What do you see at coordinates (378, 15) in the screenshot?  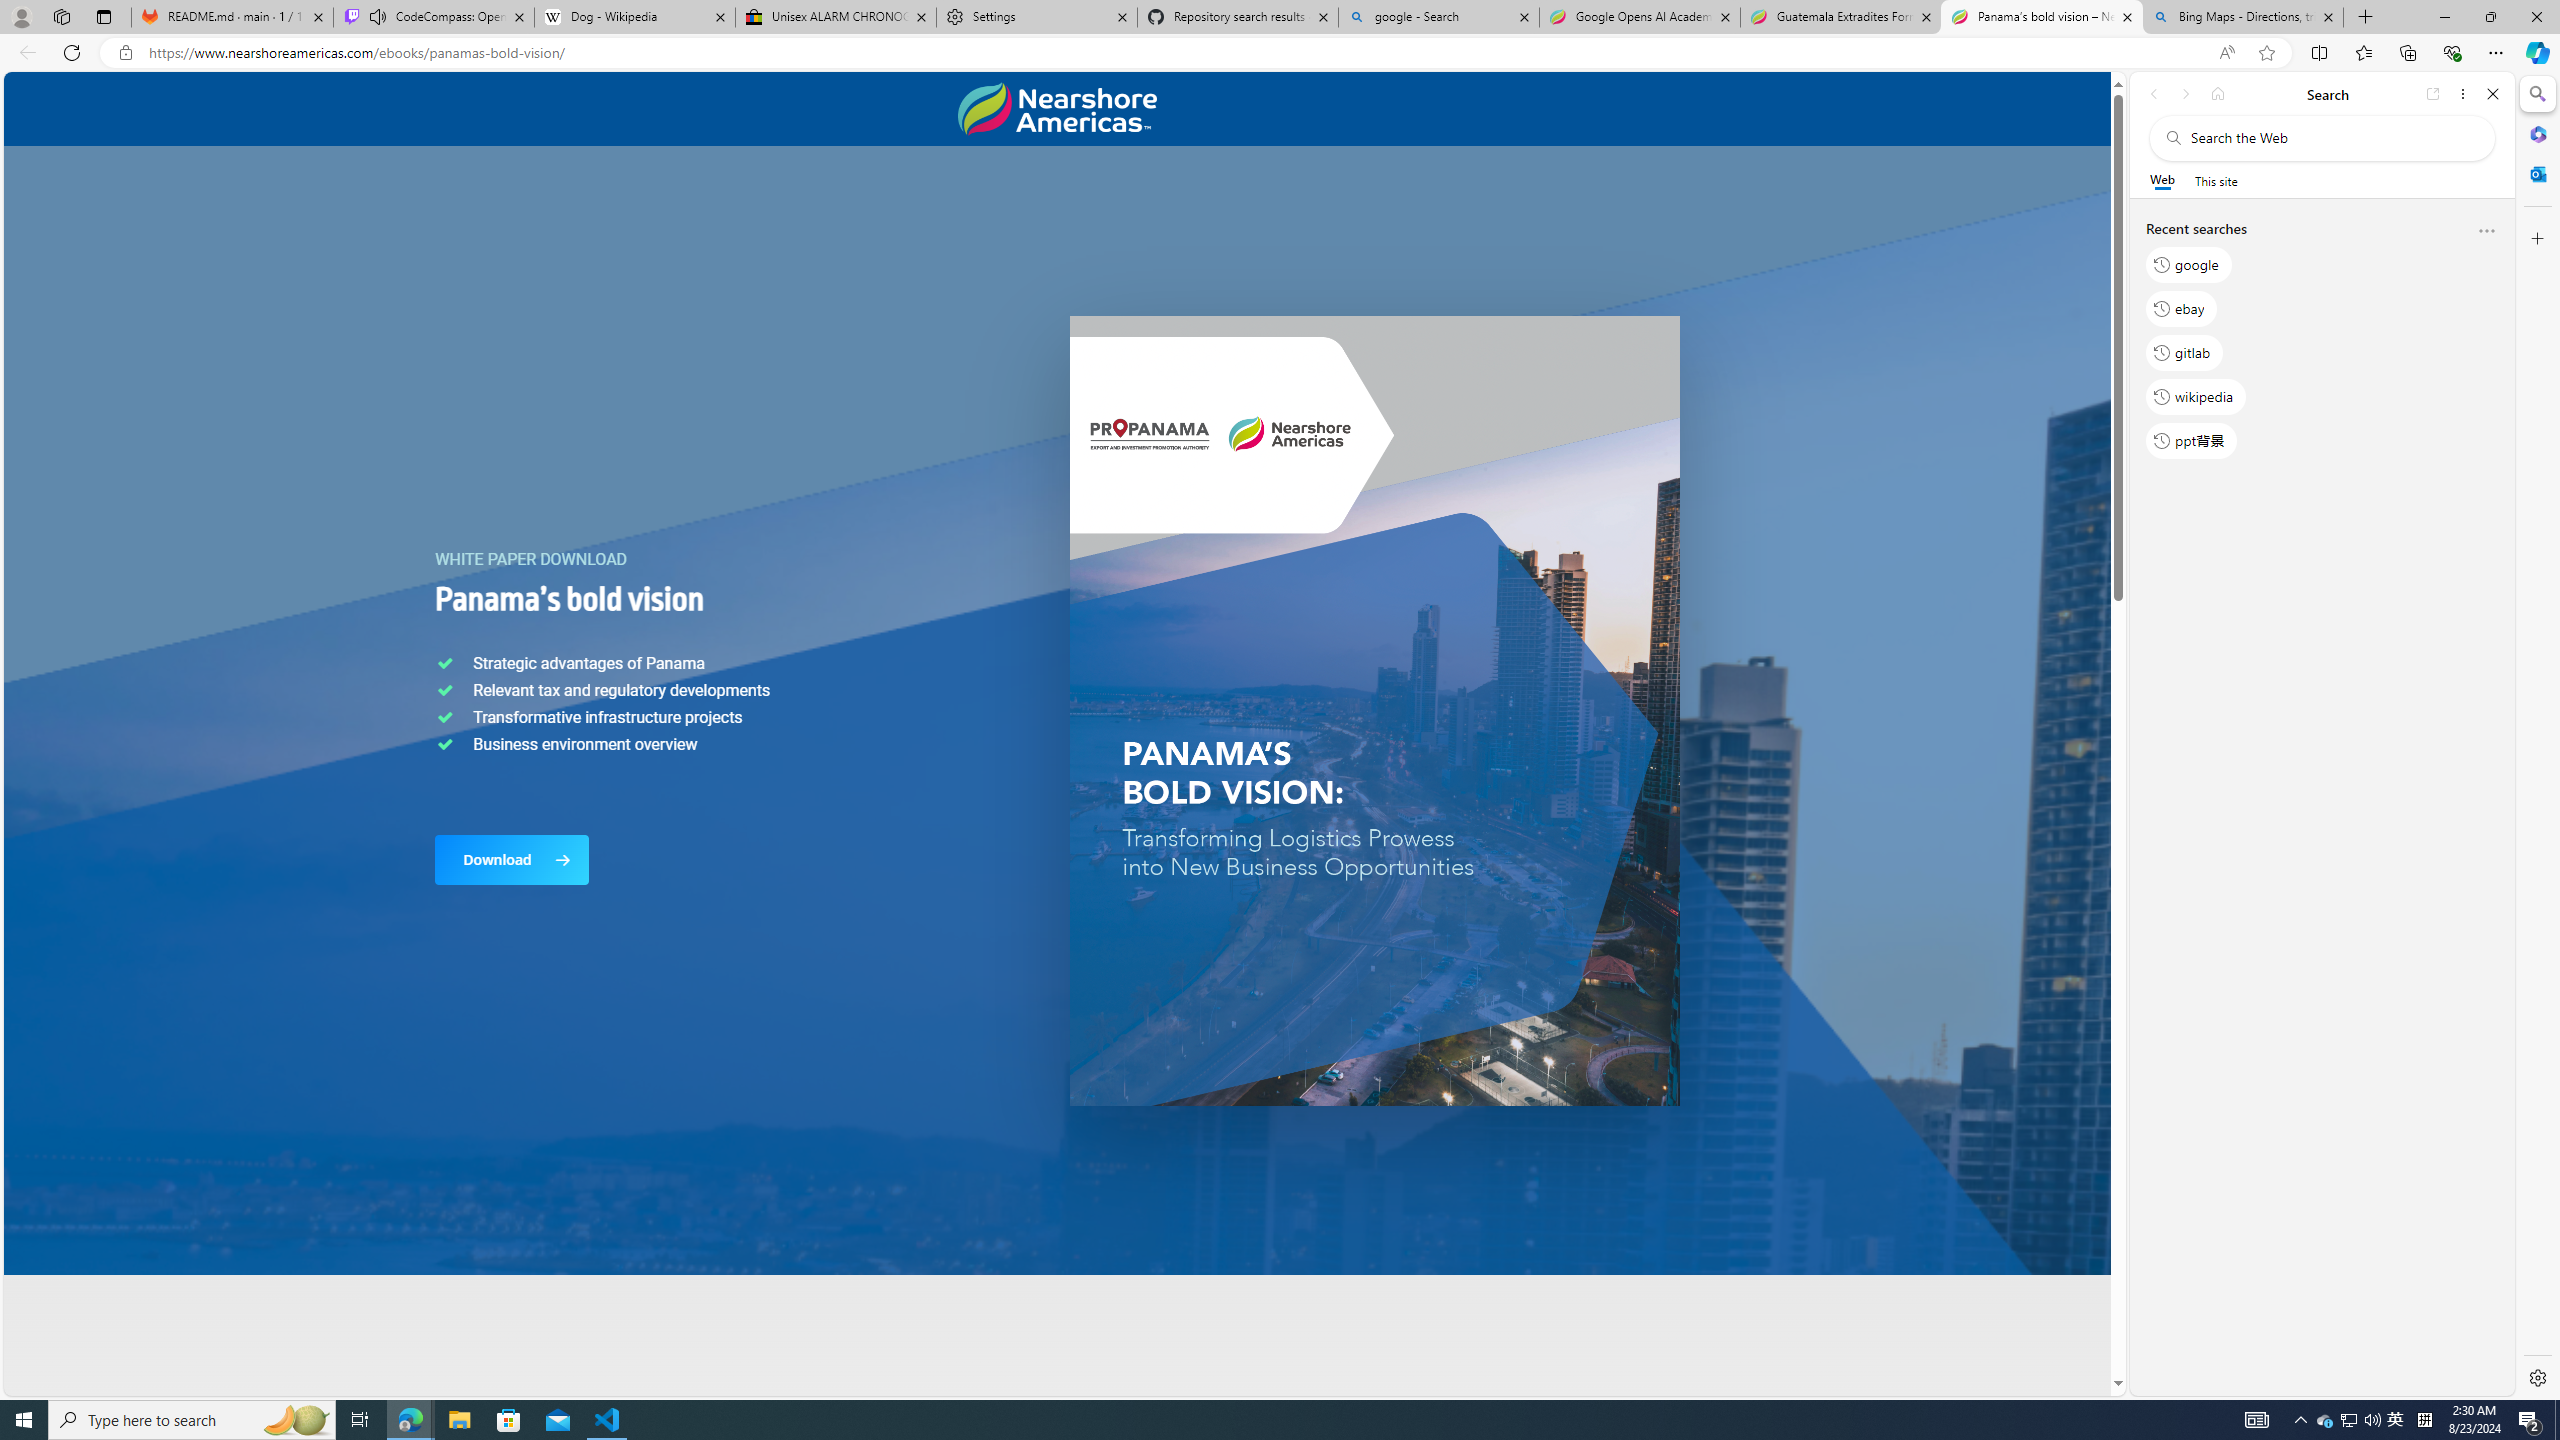 I see `'Mute tab'` at bounding box center [378, 15].